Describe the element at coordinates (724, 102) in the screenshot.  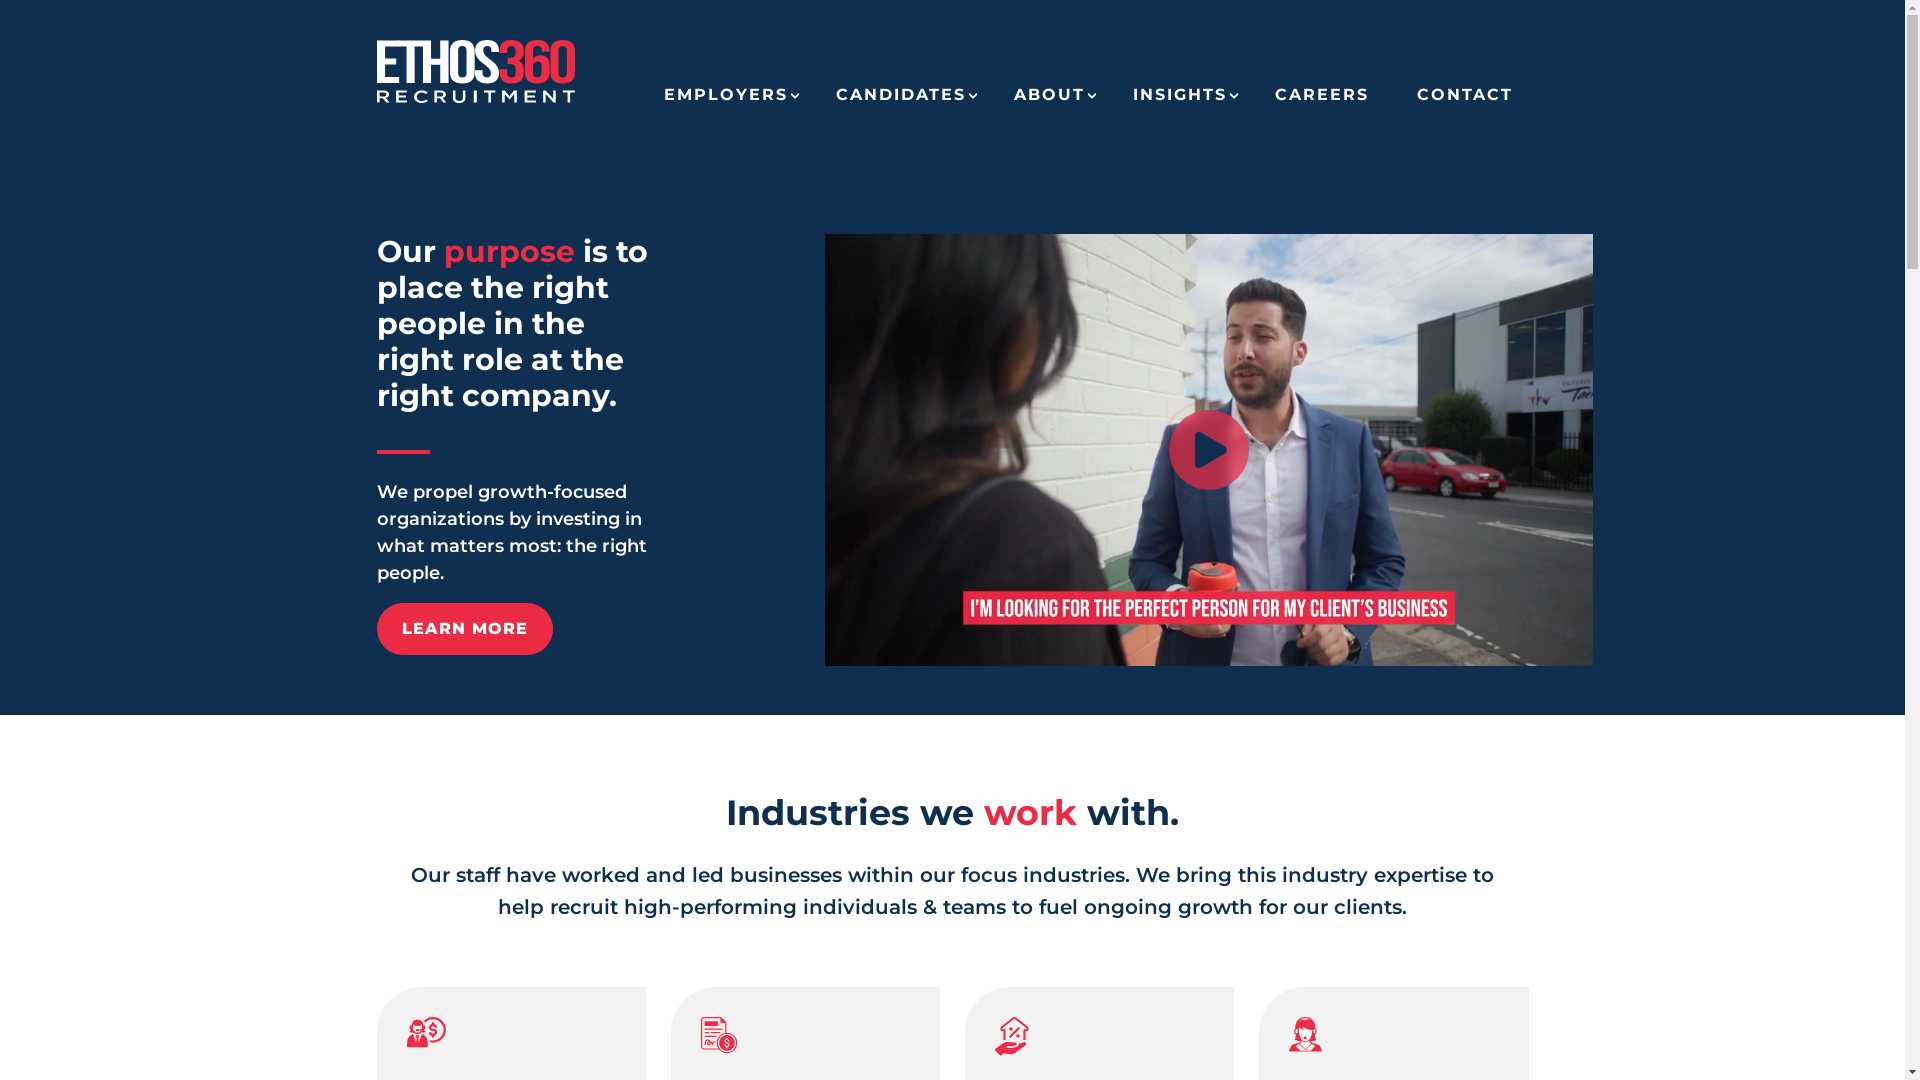
I see `'EMPLOYERS'` at that location.